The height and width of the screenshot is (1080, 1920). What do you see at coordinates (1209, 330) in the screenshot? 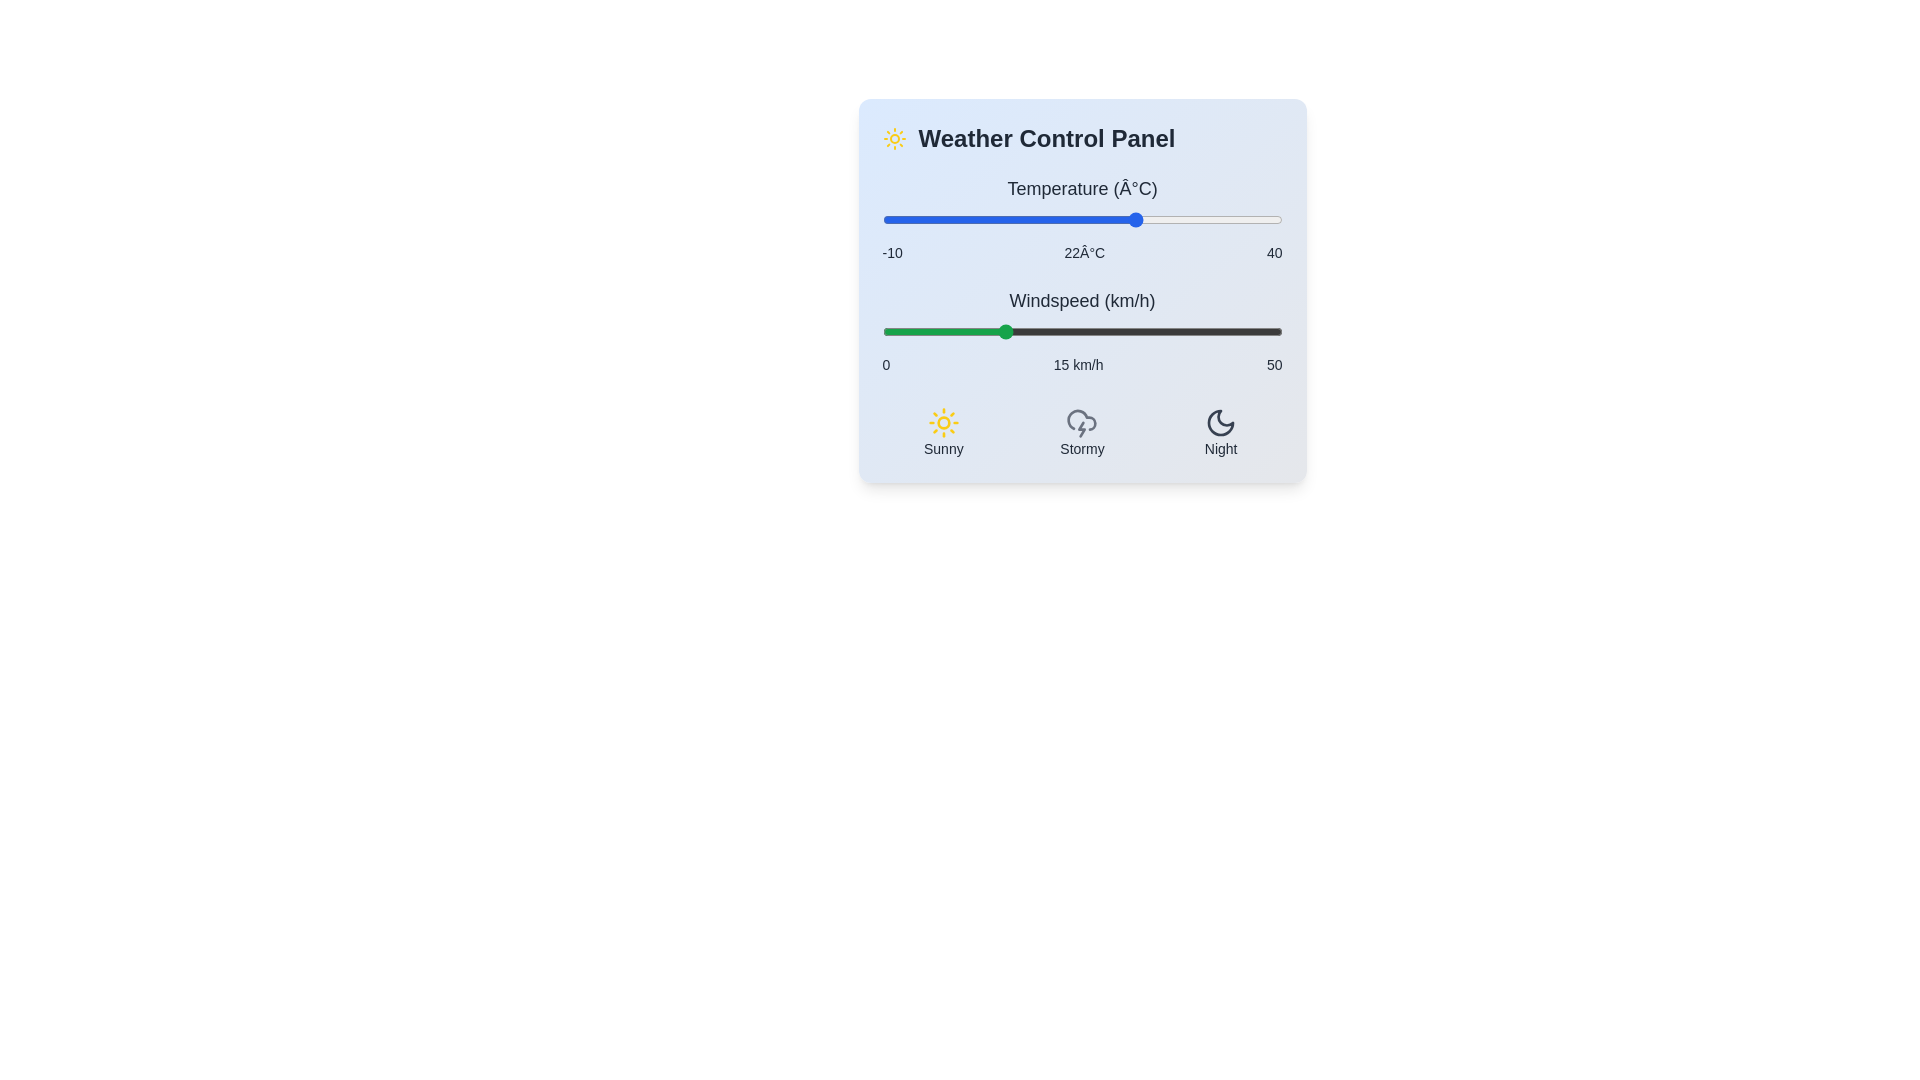
I see `the windspeed` at bounding box center [1209, 330].